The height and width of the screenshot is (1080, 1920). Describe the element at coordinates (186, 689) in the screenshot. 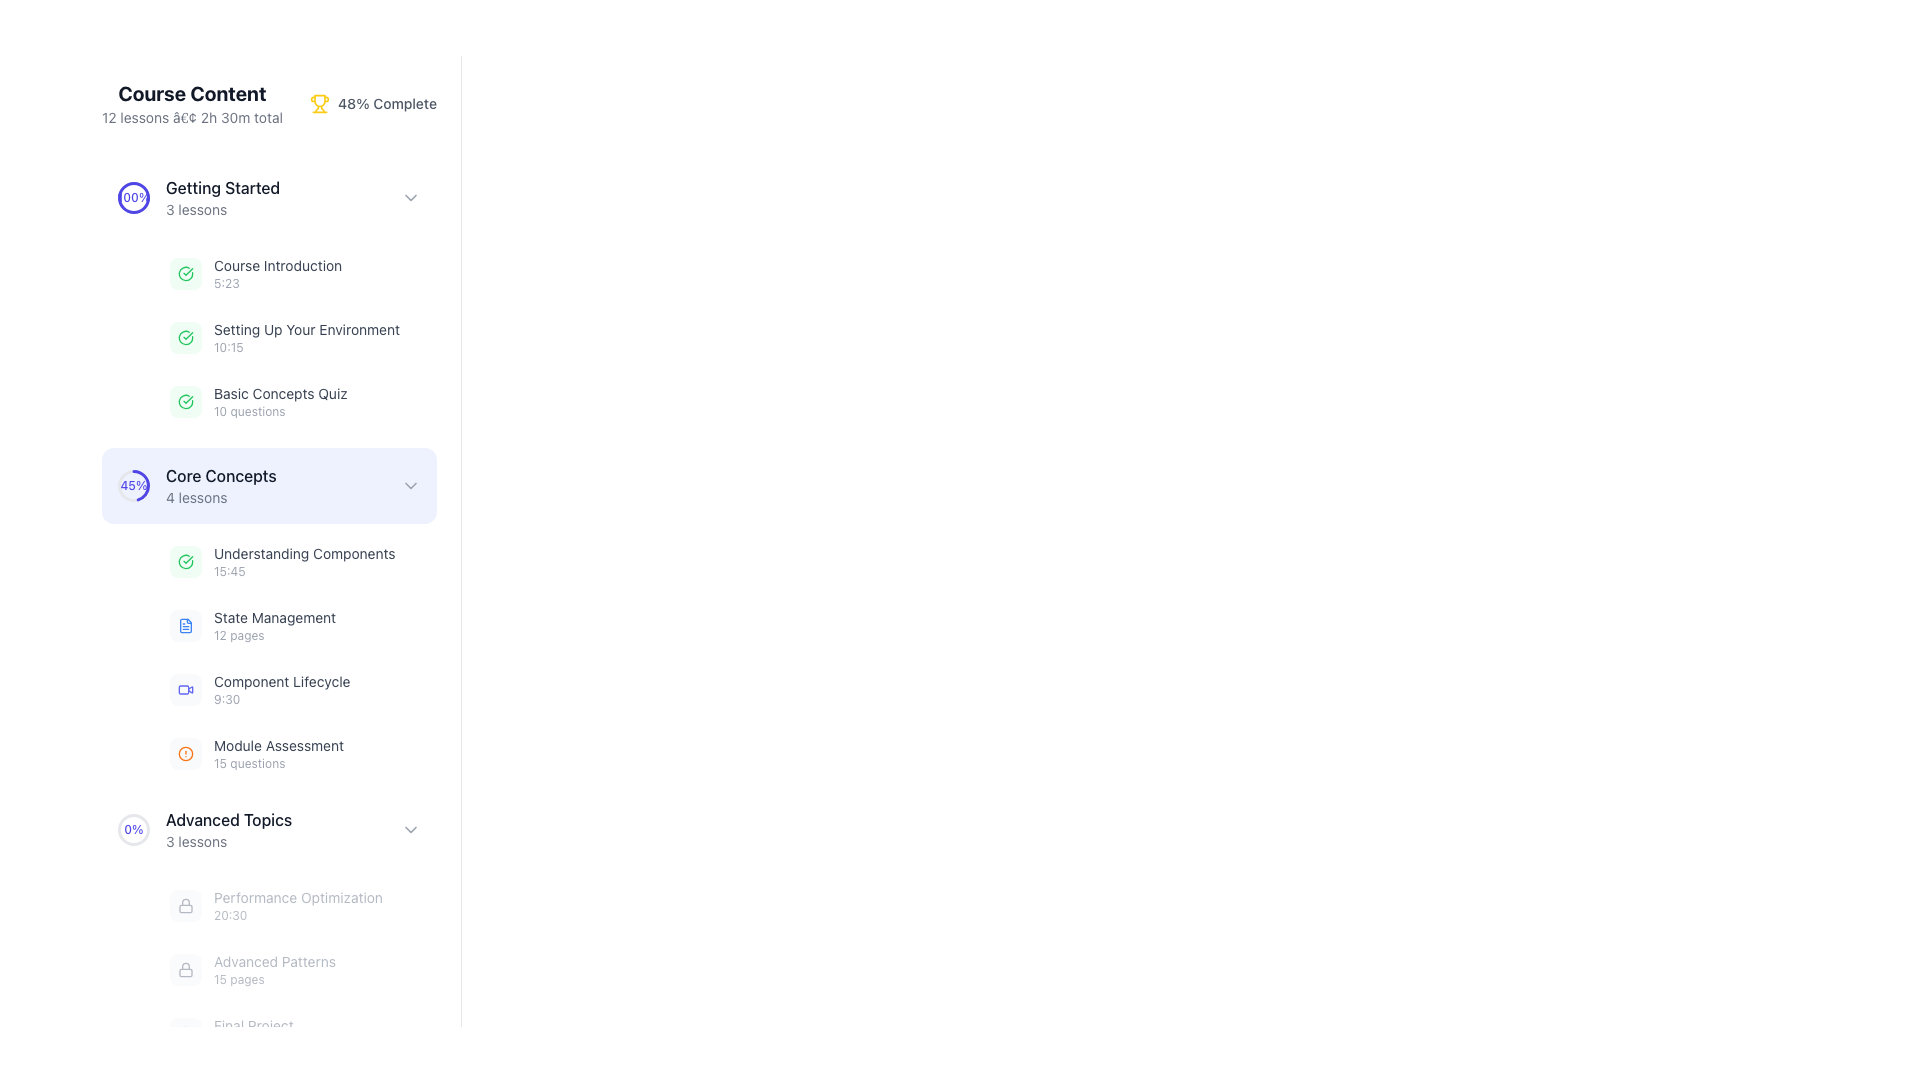

I see `the camera/video recorder icon button with a light gray background located in the 'Core Concepts' section` at that location.